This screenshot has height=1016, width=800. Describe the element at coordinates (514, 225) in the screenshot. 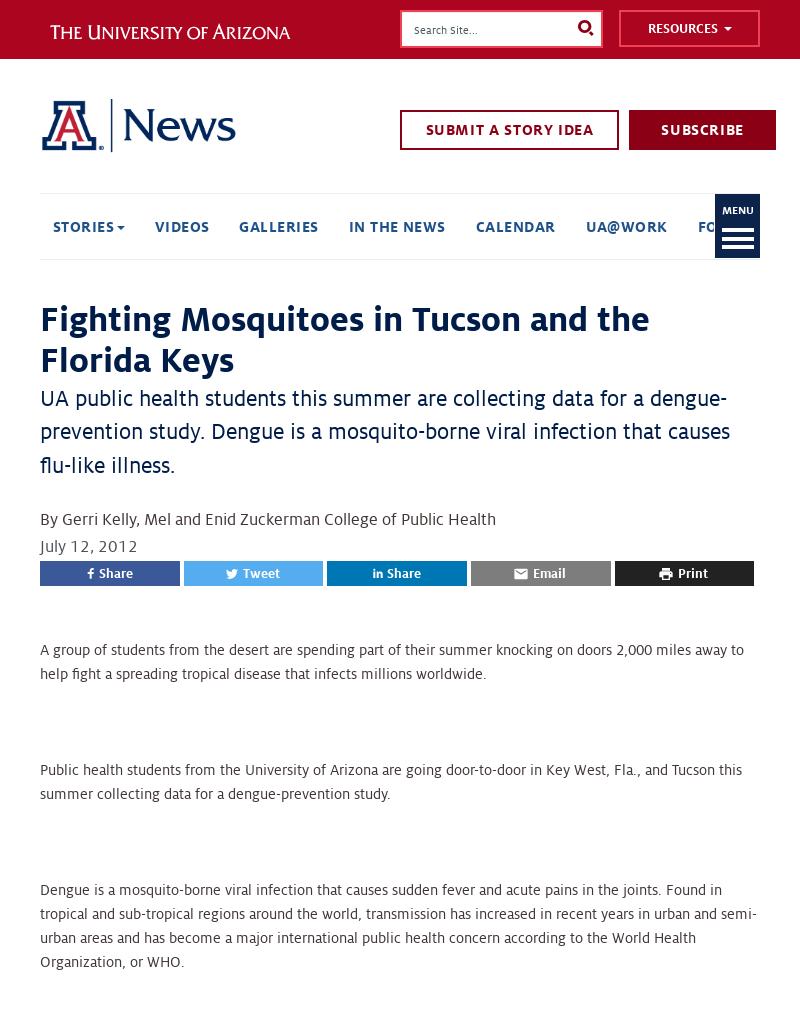

I see `'Calendar'` at that location.